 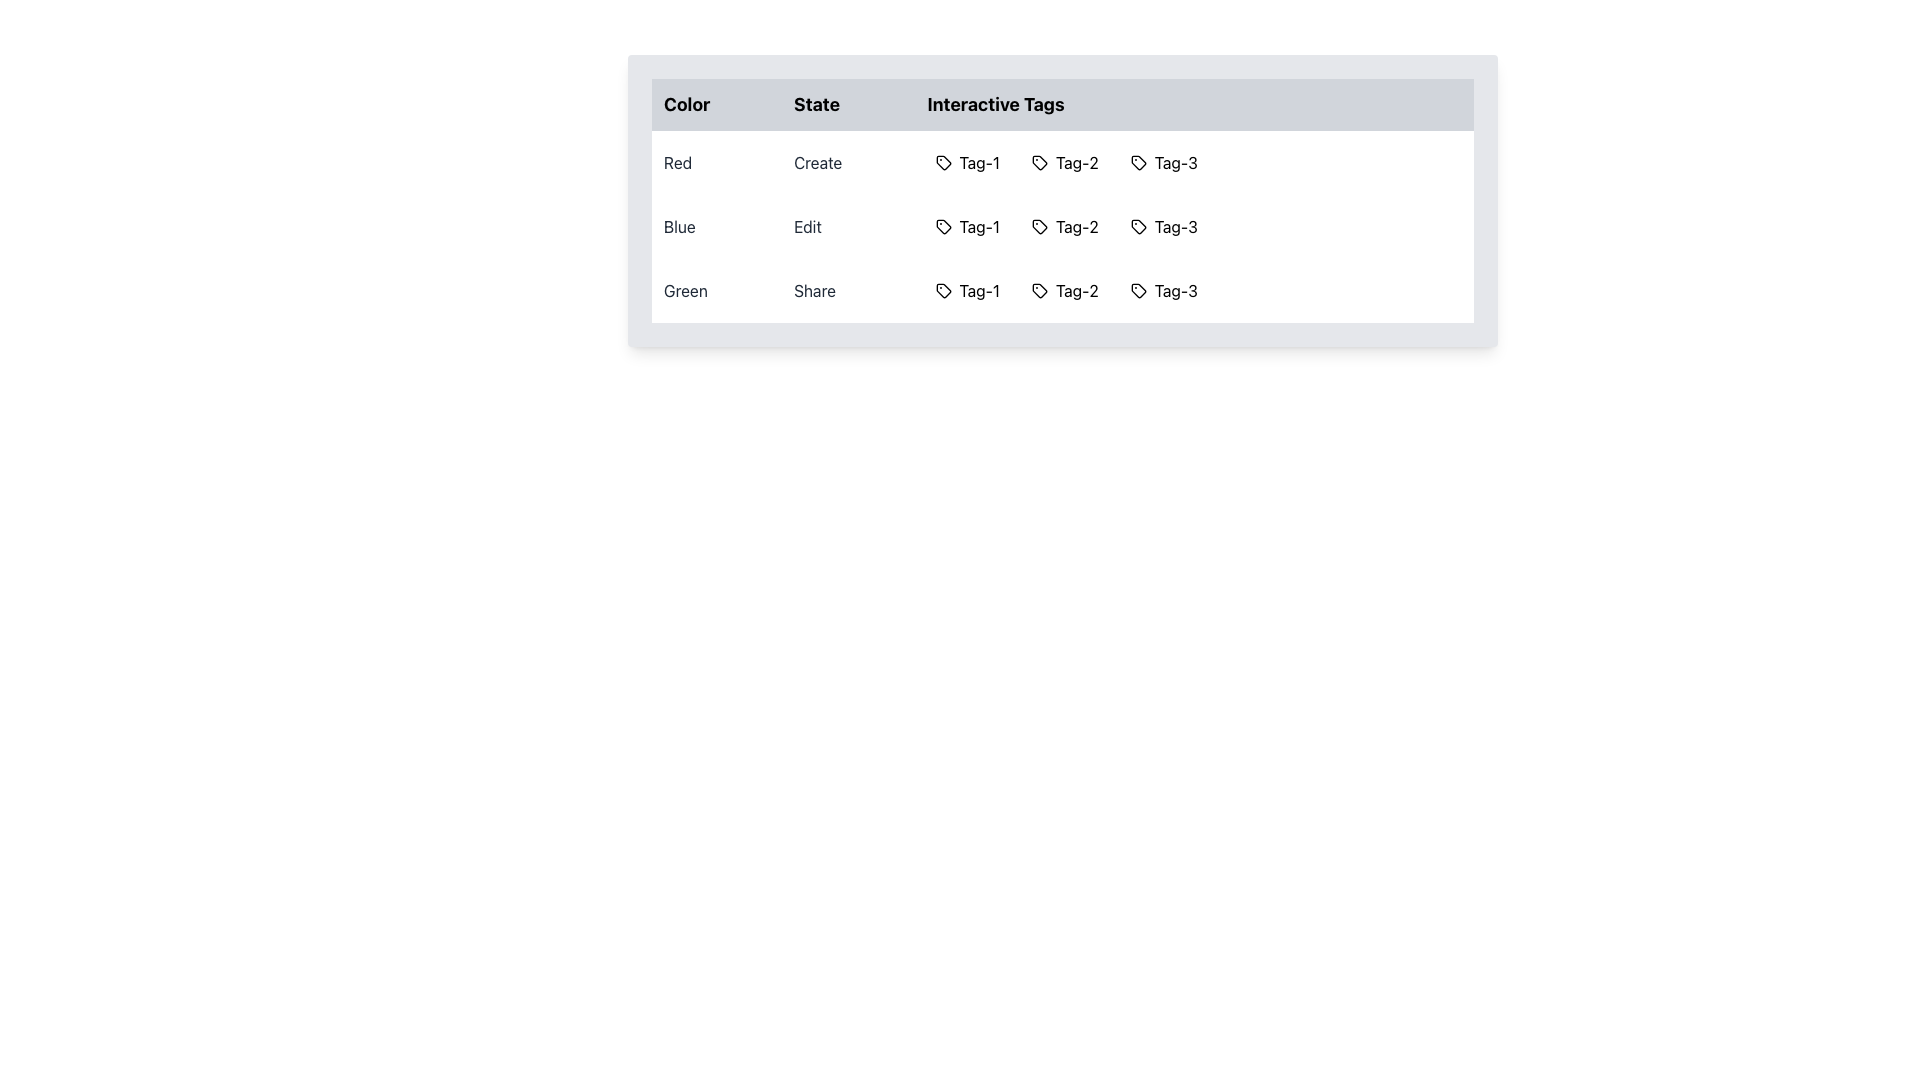 I want to click on the tag labeled 'Tag-3' which has a rounded blue background and is the third tag in the horizontal list of tags in the 'Edit' row, so click(x=1164, y=226).